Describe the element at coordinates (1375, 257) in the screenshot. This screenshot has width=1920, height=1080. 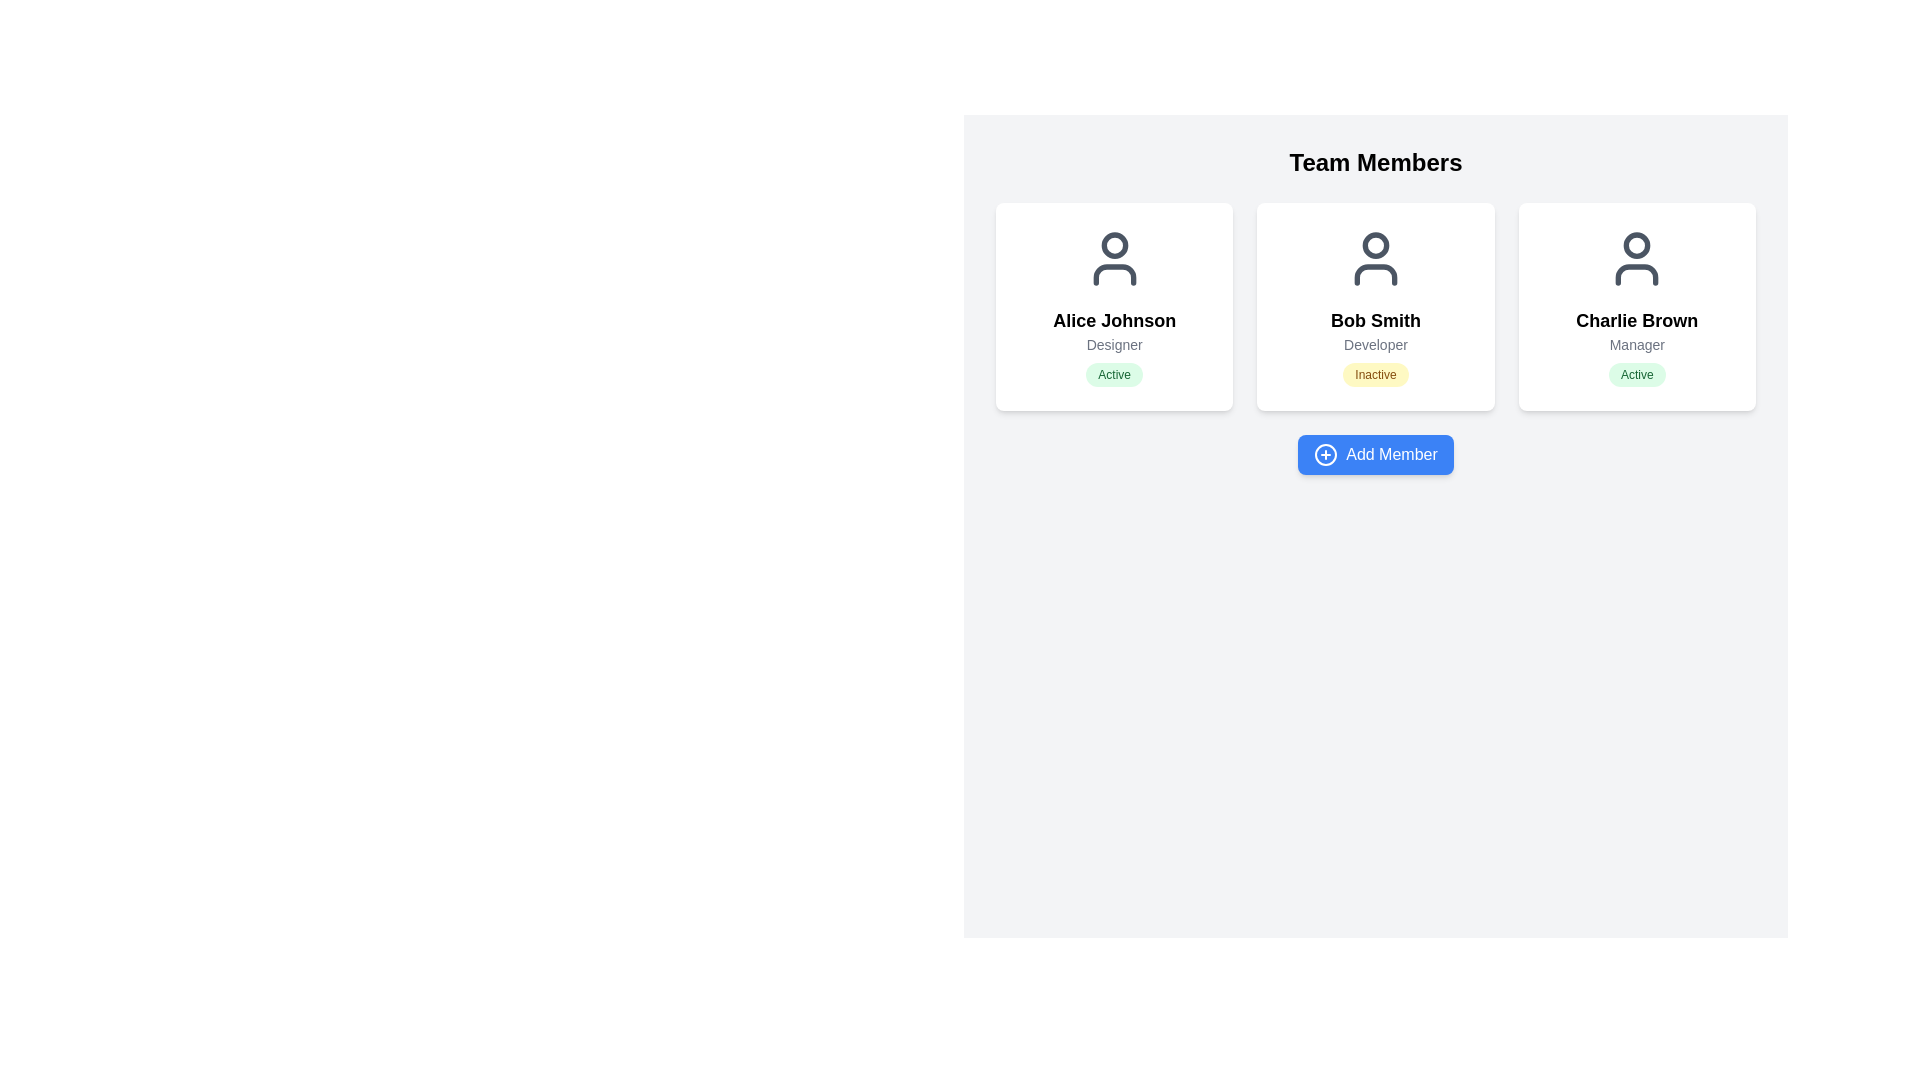
I see `the user silhouette icon located at the top-left of the 'Bob Smith' profile card, which features a minimalist design with a black stroke and white fill` at that location.